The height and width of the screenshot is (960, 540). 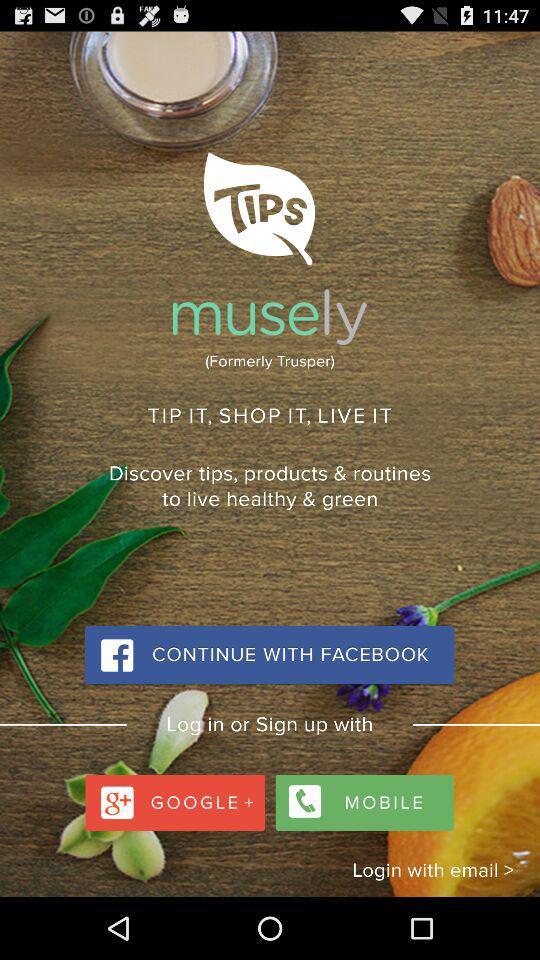 What do you see at coordinates (361, 797) in the screenshot?
I see `switch to phone` at bounding box center [361, 797].